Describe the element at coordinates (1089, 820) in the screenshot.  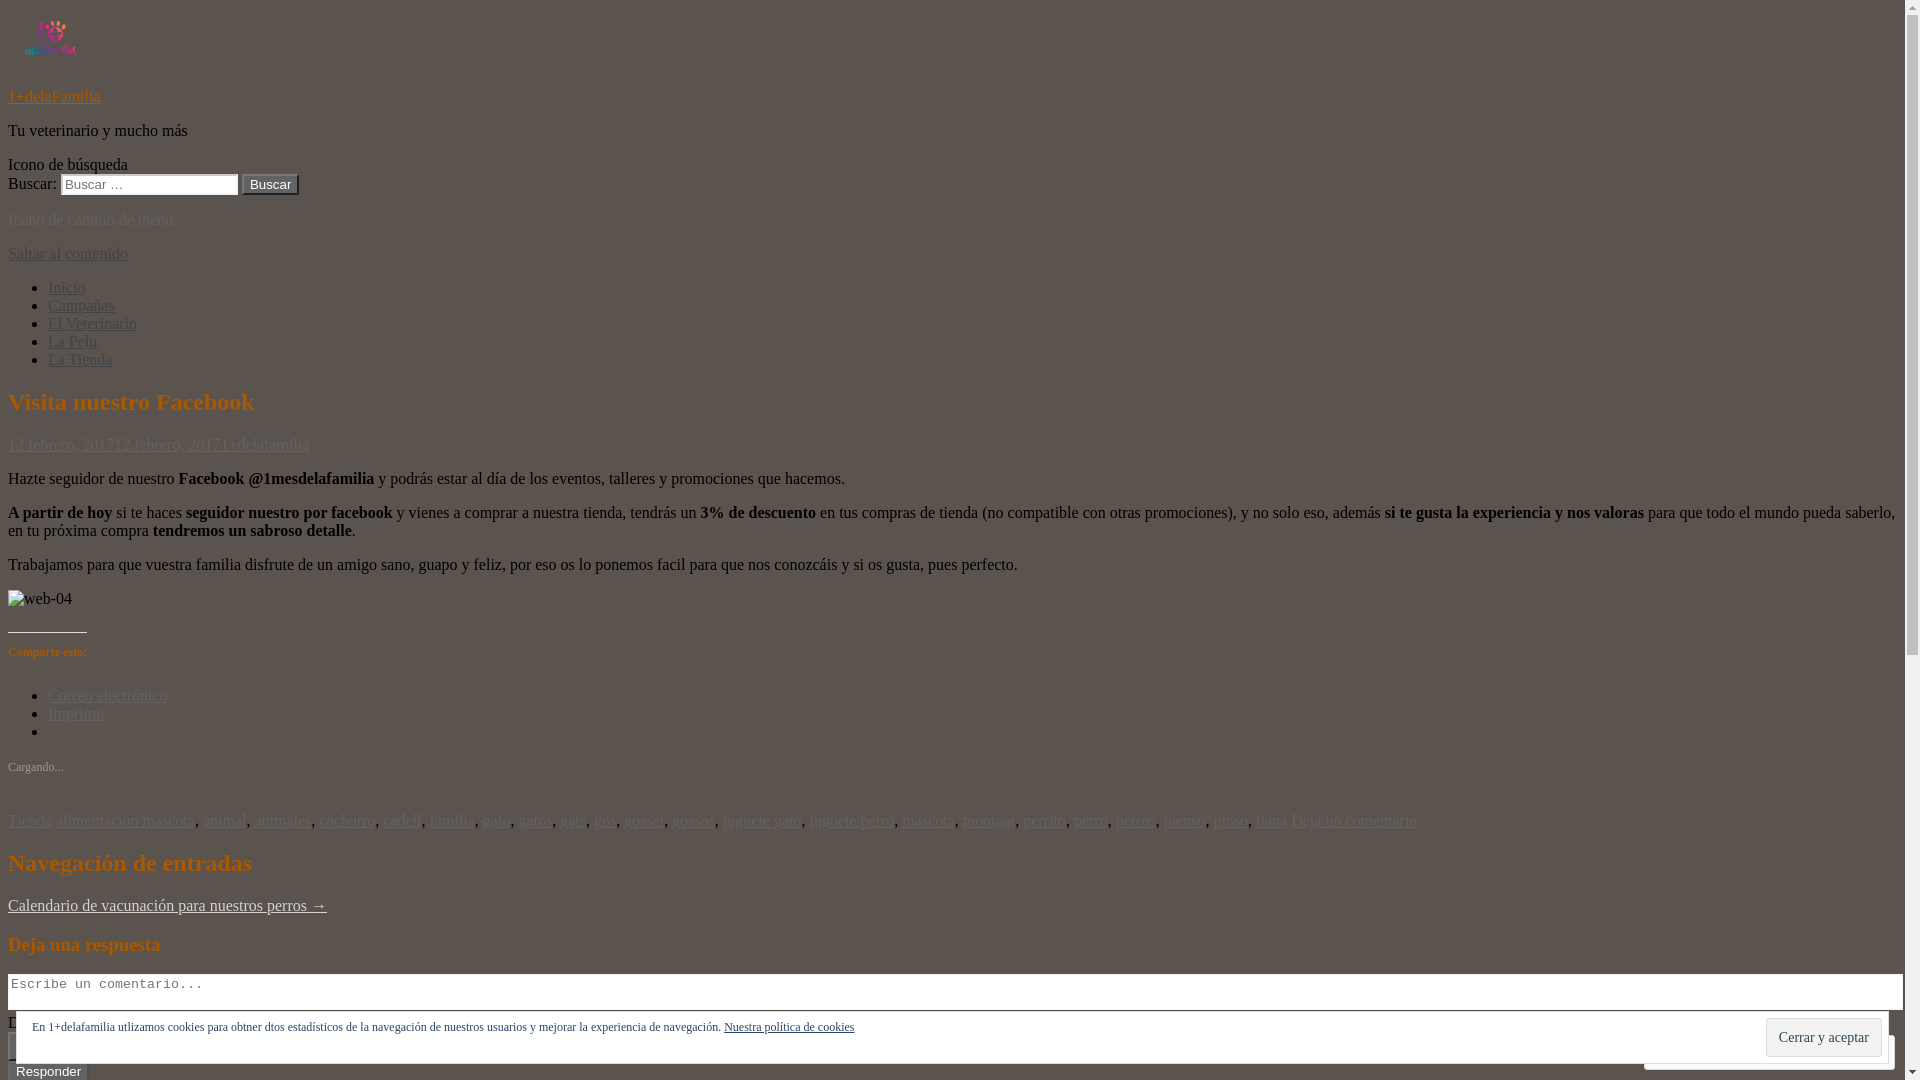
I see `'perro'` at that location.